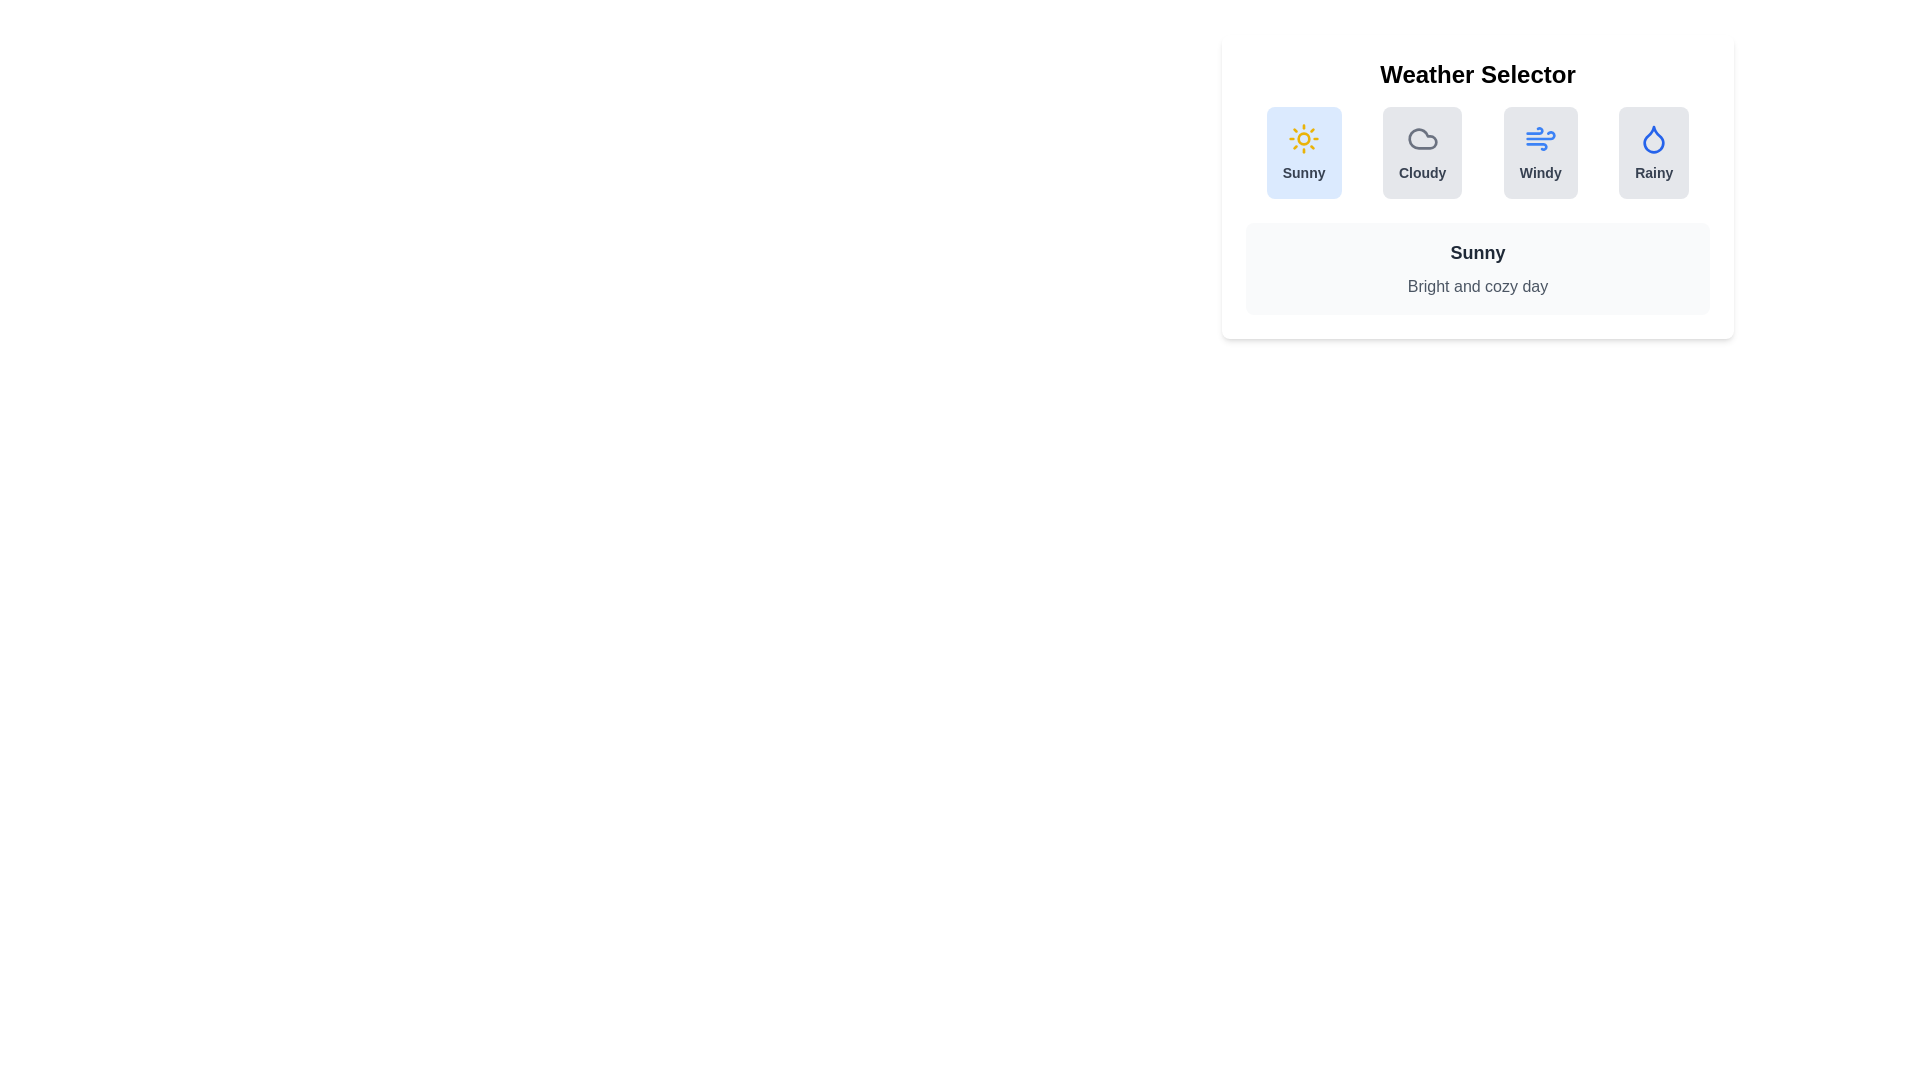  Describe the element at coordinates (1478, 252) in the screenshot. I see `text label indicating the current selected weather status, which displays 'Sunny'` at that location.